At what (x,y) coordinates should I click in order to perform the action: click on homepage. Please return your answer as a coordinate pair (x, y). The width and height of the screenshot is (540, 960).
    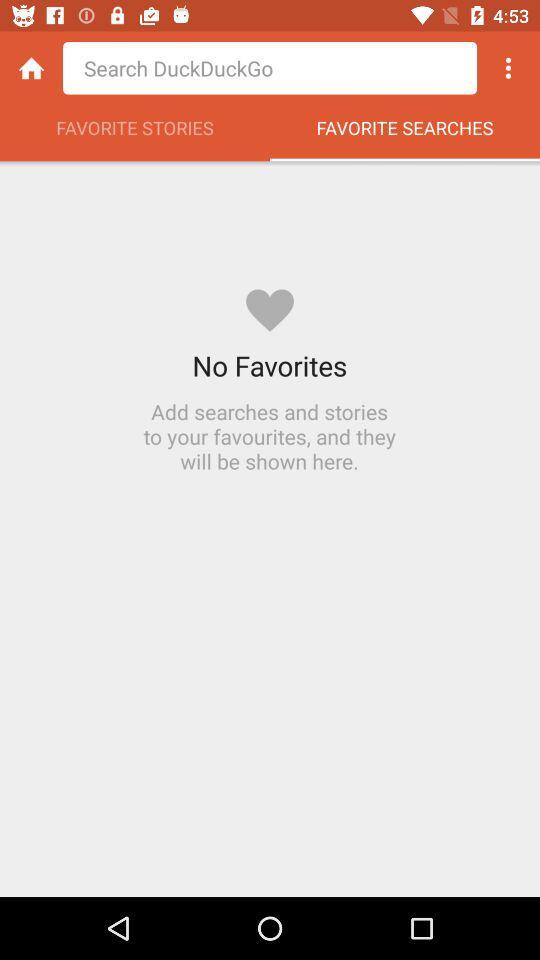
    Looking at the image, I should click on (30, 68).